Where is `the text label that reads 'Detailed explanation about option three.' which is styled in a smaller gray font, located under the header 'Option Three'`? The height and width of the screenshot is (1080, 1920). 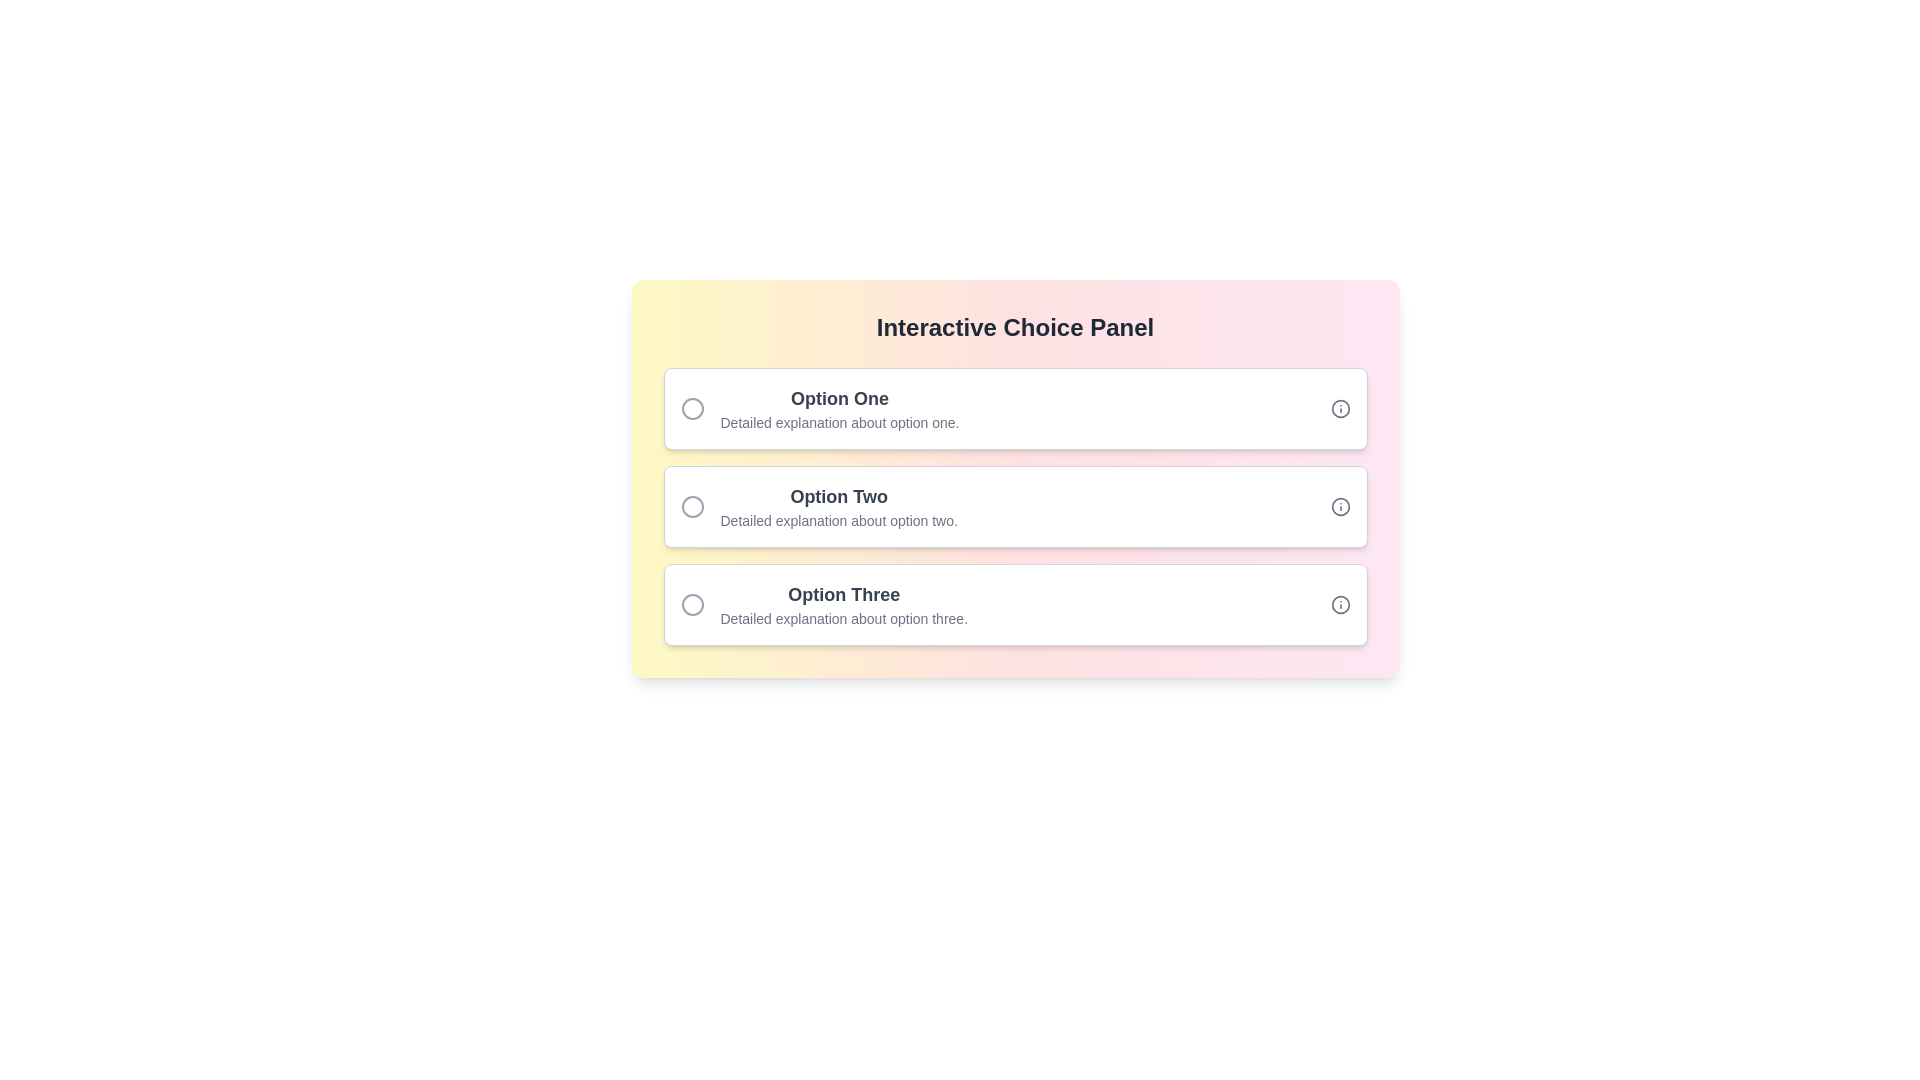 the text label that reads 'Detailed explanation about option three.' which is styled in a smaller gray font, located under the header 'Option Three' is located at coordinates (844, 617).